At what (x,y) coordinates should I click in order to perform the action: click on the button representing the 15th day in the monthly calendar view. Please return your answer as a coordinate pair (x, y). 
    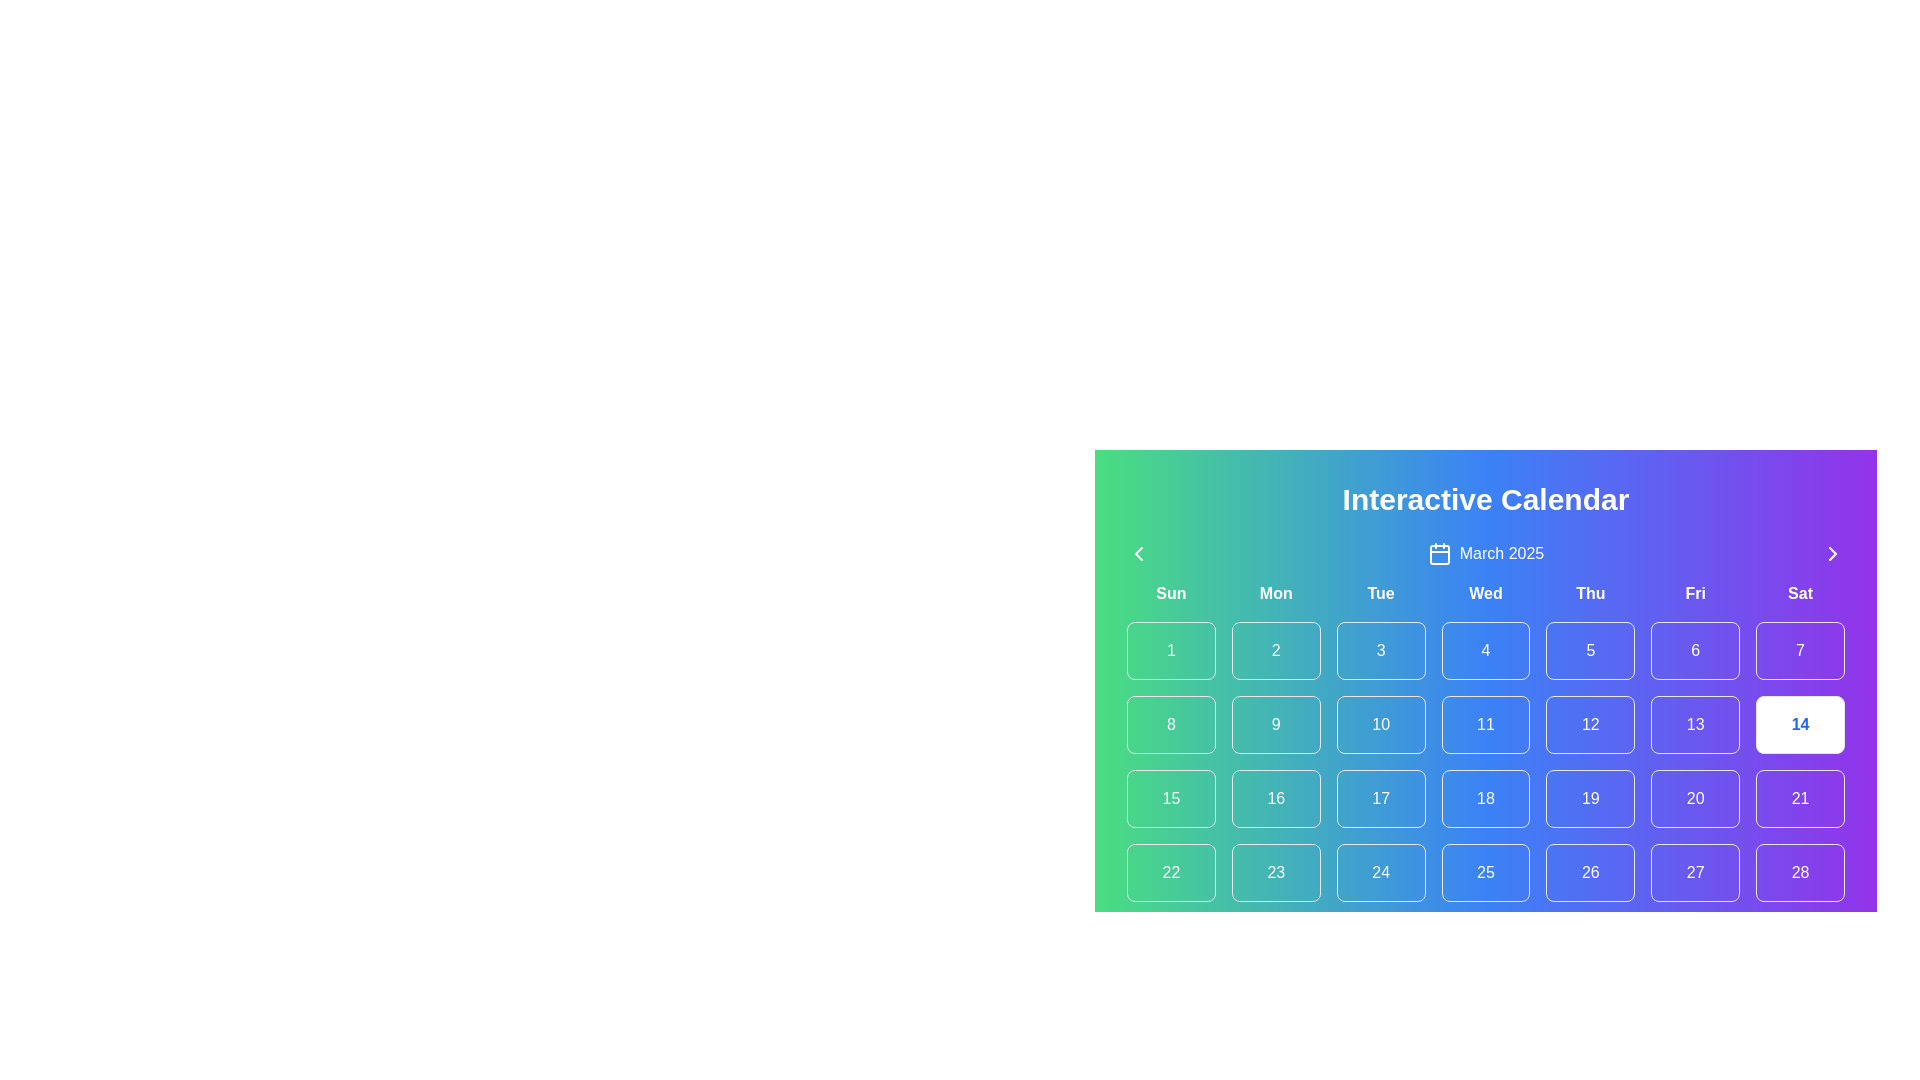
    Looking at the image, I should click on (1171, 797).